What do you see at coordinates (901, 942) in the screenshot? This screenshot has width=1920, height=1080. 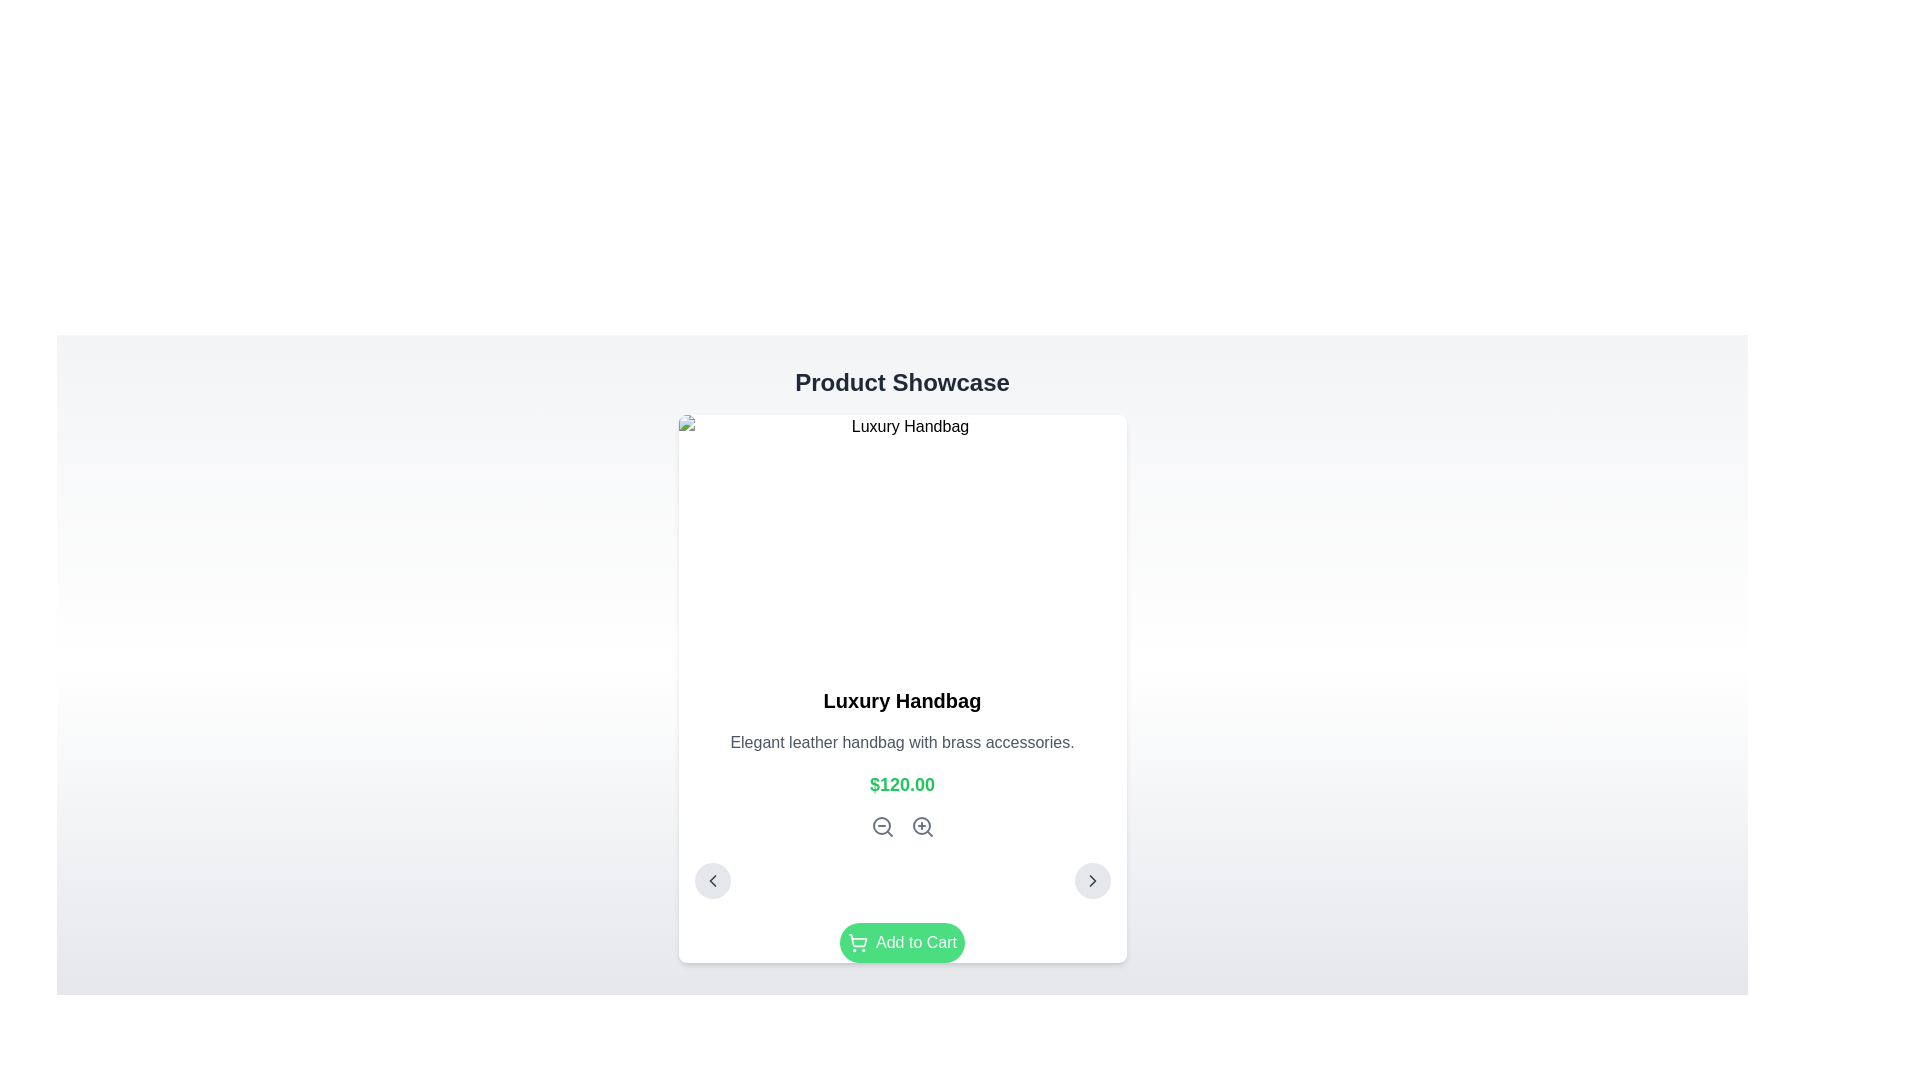 I see `the rounded green button labeled 'Add to Cart' with a shopping cart icon` at bounding box center [901, 942].